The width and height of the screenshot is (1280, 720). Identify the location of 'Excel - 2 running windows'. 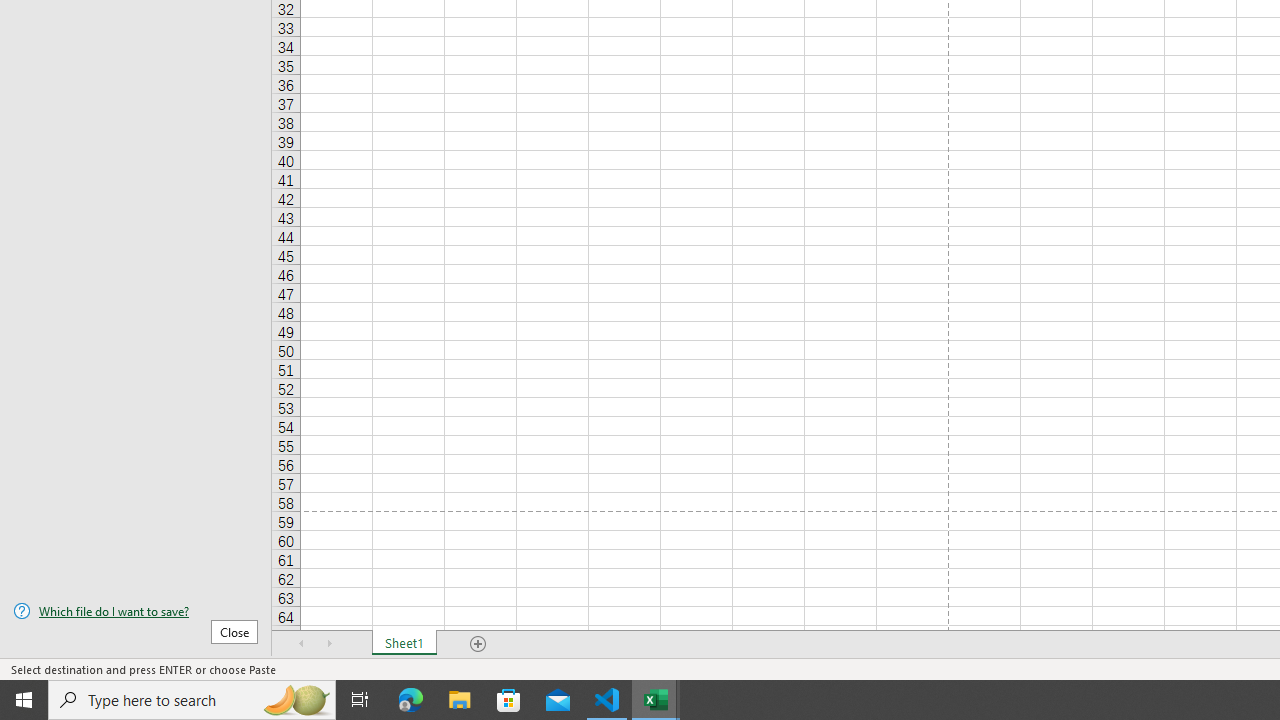
(656, 698).